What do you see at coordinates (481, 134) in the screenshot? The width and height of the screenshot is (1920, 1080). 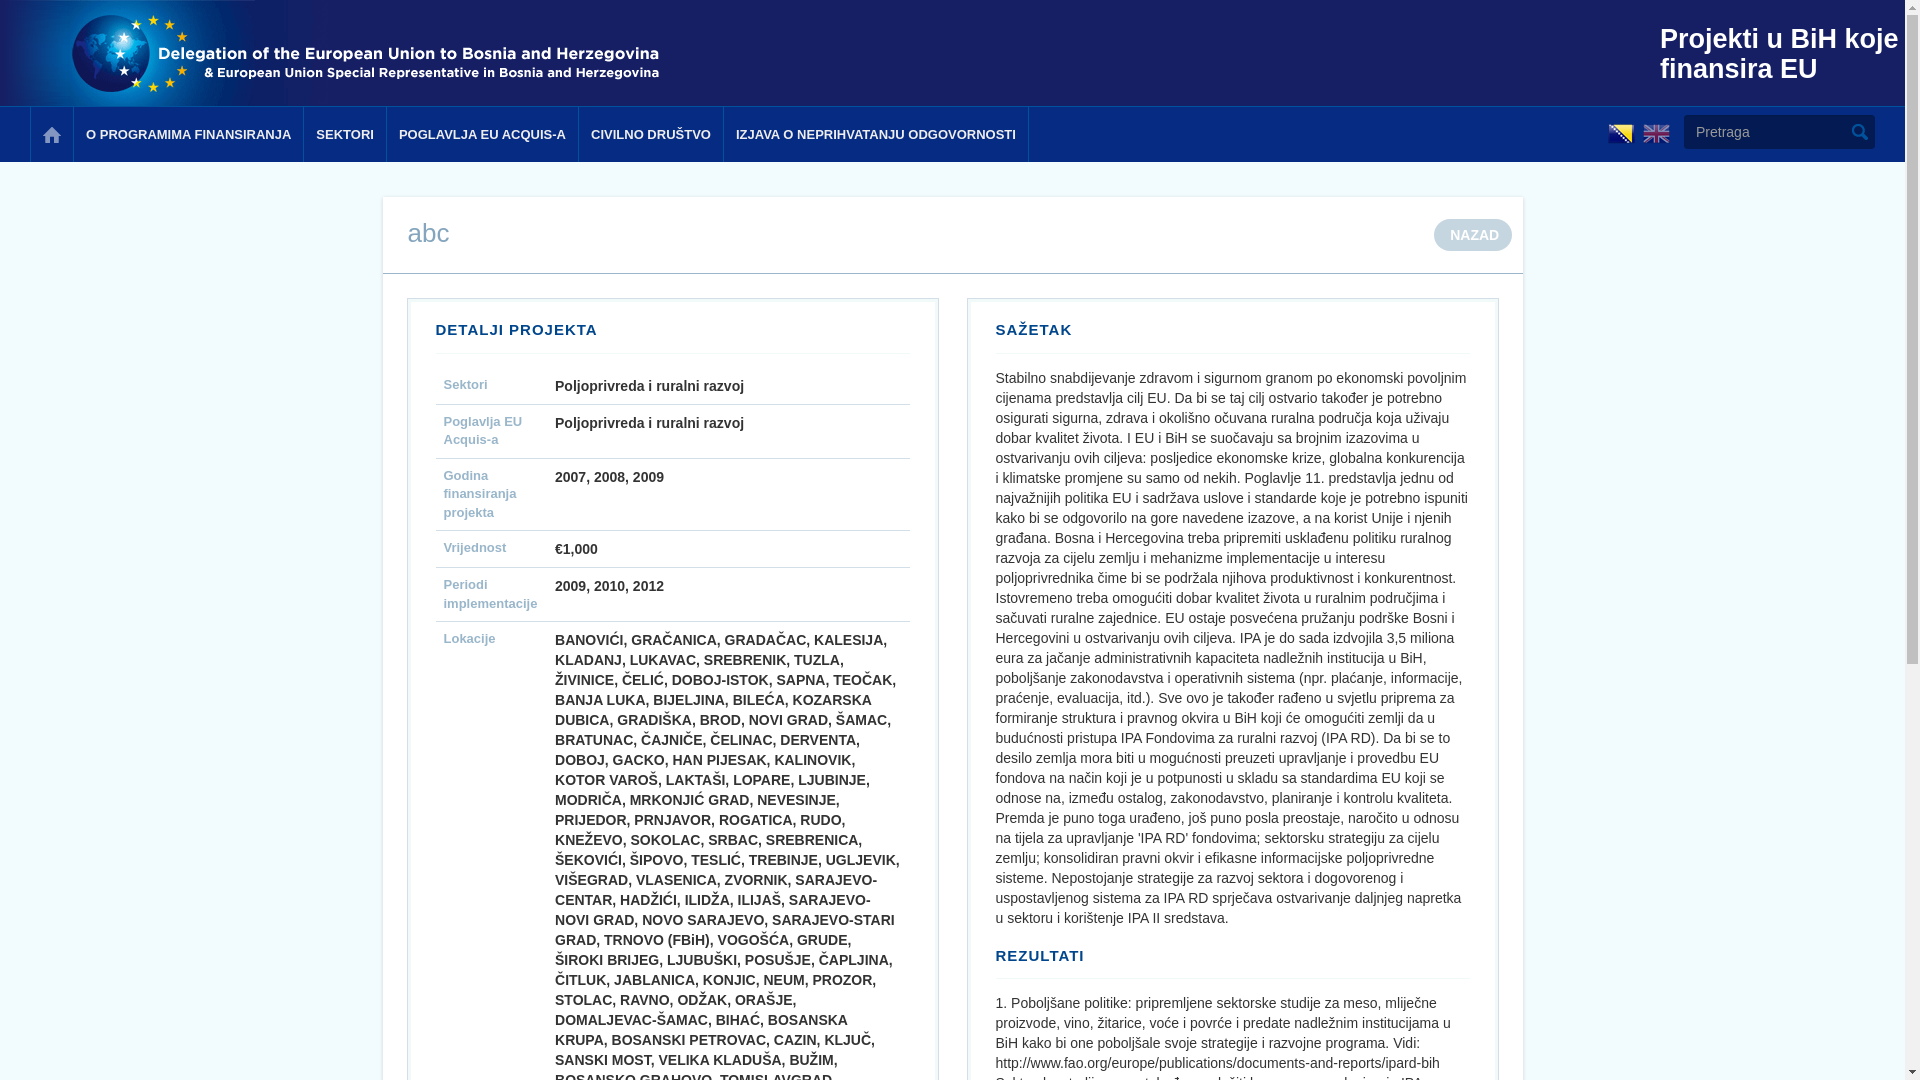 I see `'POGLAVLJA EU ACQUIS-A'` at bounding box center [481, 134].